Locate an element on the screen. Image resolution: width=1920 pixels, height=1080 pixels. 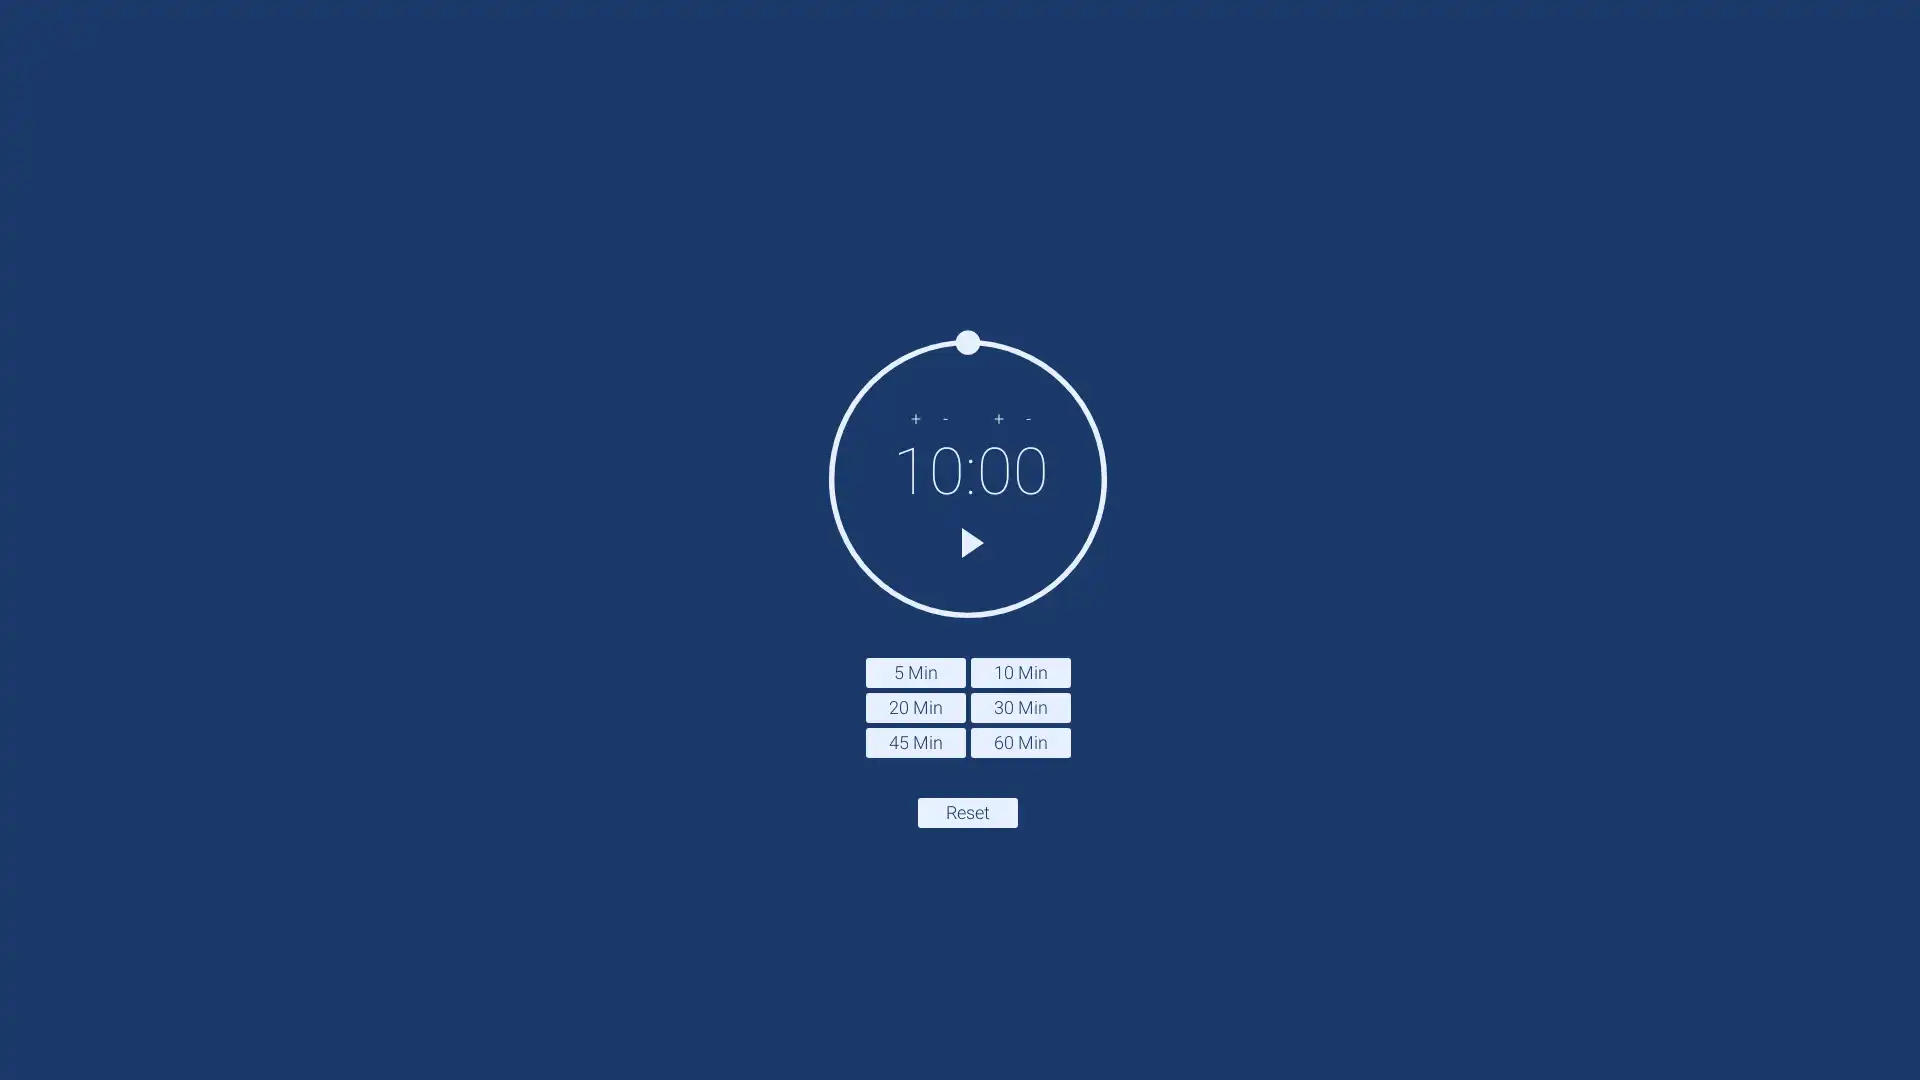
- is located at coordinates (1028, 416).